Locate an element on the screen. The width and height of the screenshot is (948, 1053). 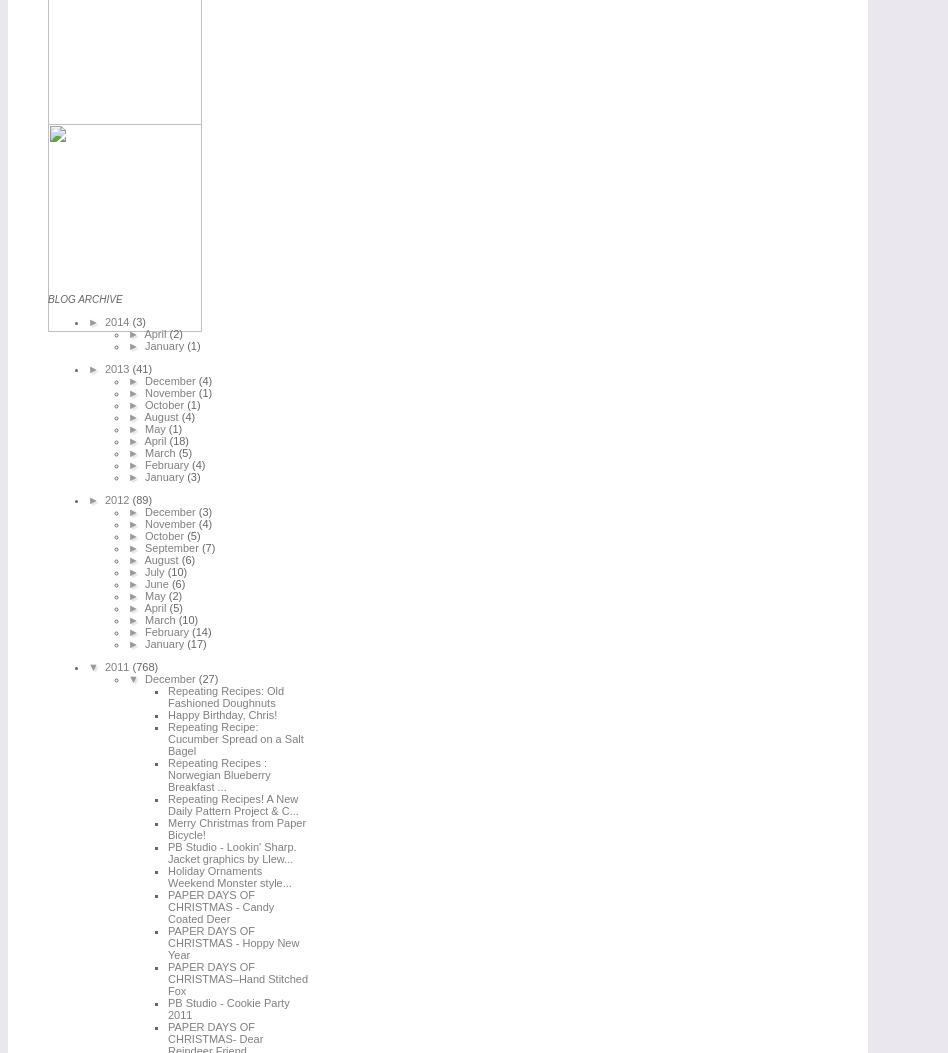
'PB Studio - Cookie Party 2011' is located at coordinates (227, 1007).